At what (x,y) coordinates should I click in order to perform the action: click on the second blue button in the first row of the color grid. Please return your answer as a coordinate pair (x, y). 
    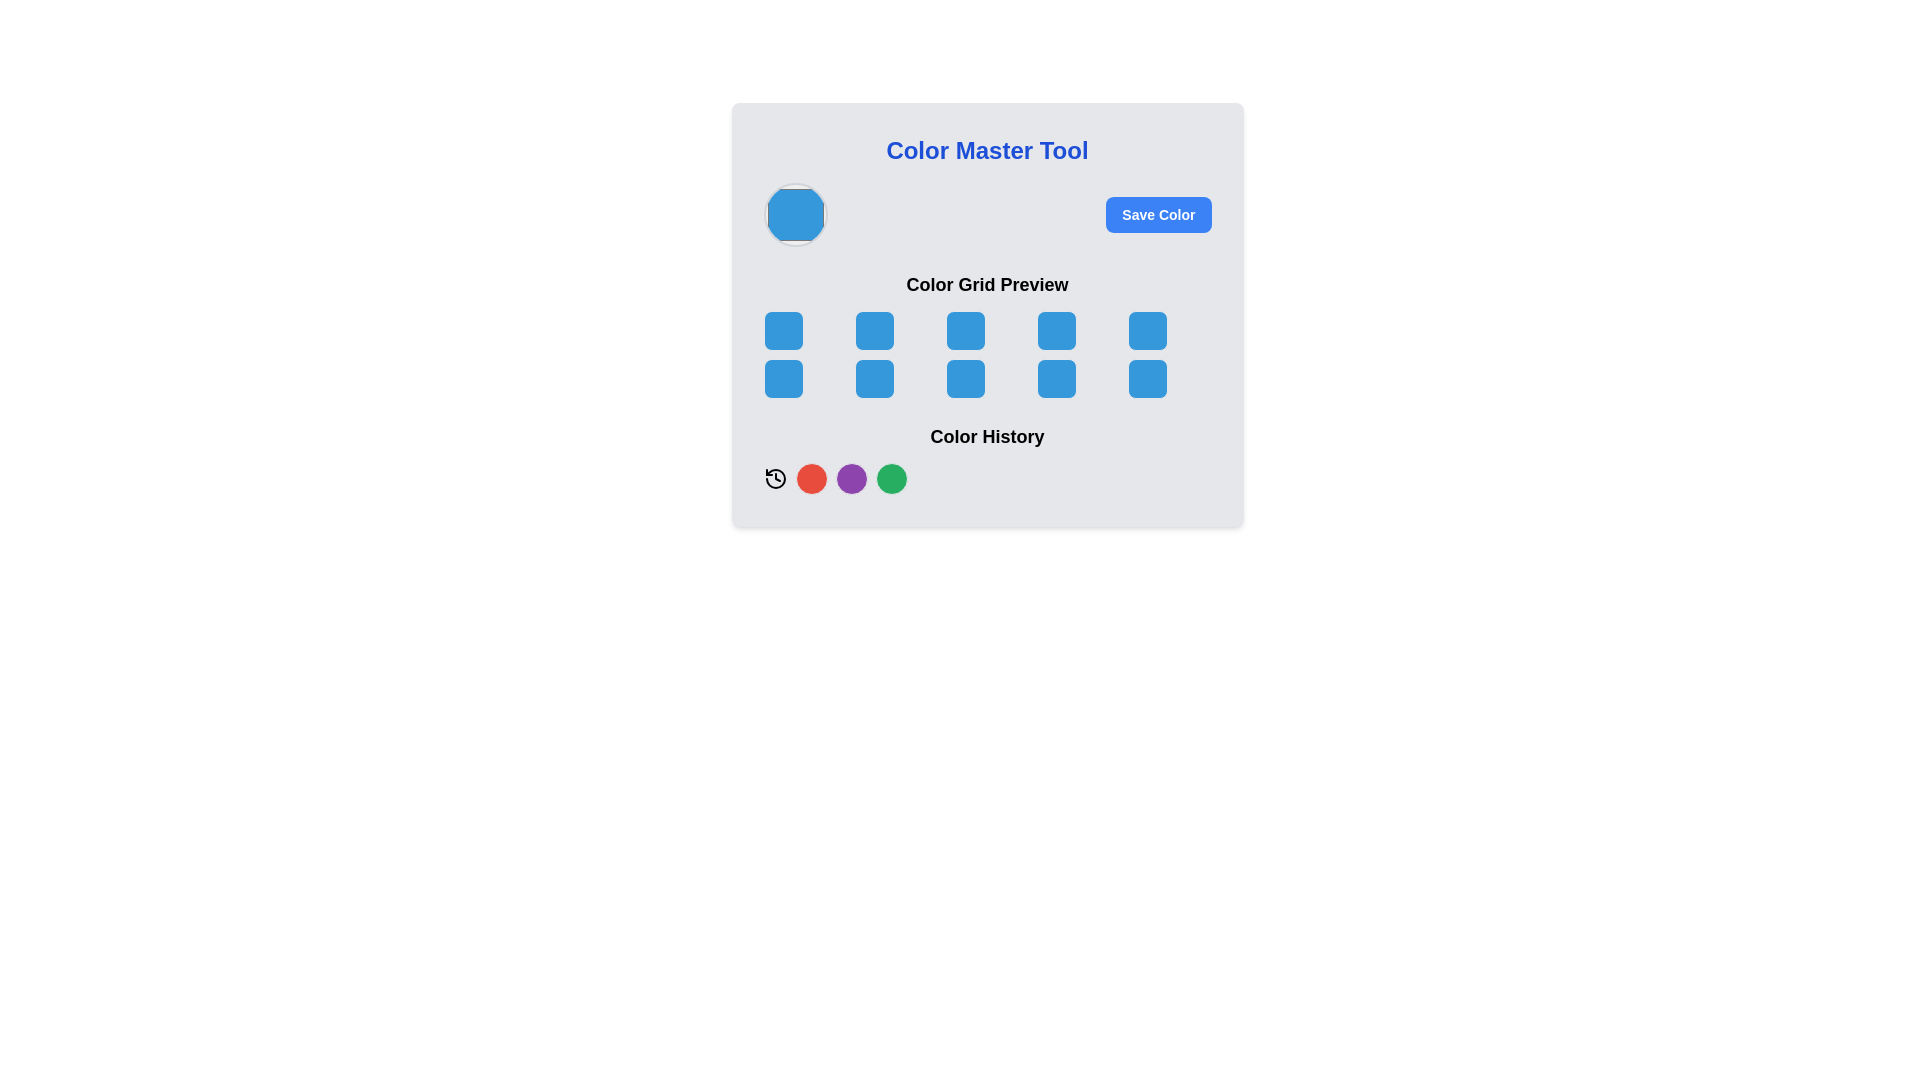
    Looking at the image, I should click on (874, 330).